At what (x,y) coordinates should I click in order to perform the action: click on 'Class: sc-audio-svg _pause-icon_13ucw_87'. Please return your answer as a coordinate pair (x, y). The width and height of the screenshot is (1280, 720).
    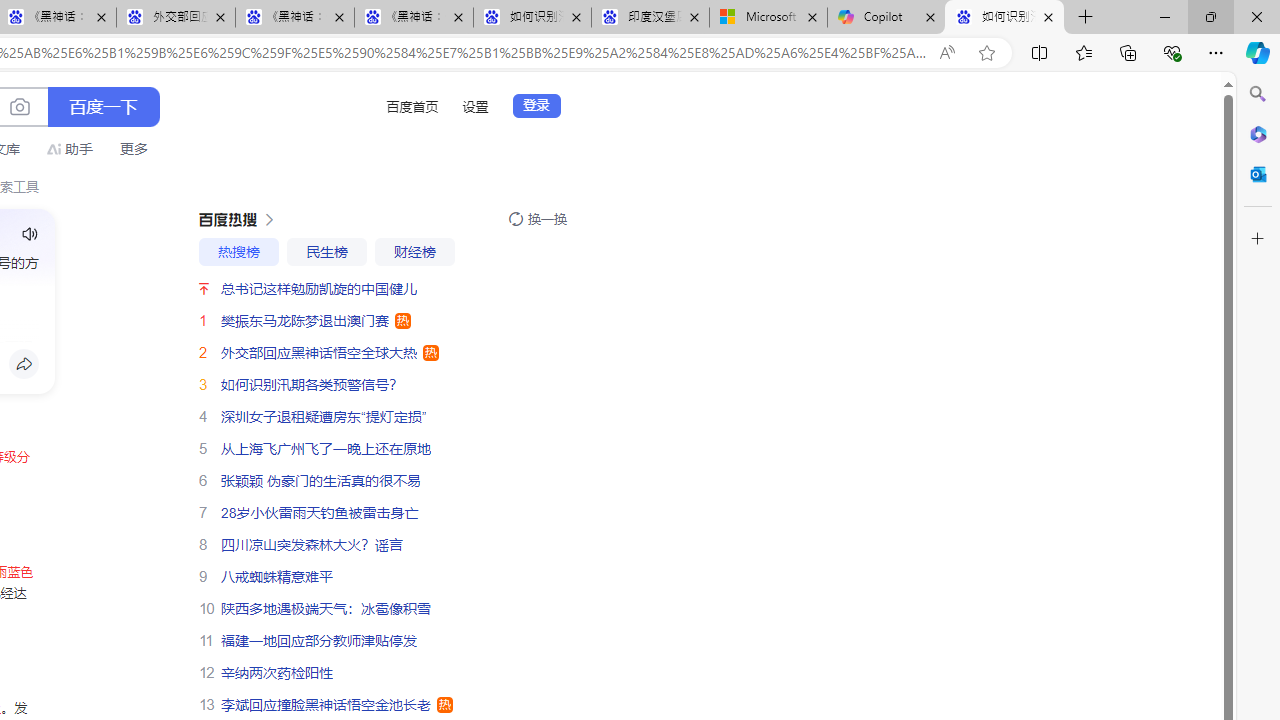
    Looking at the image, I should click on (30, 233).